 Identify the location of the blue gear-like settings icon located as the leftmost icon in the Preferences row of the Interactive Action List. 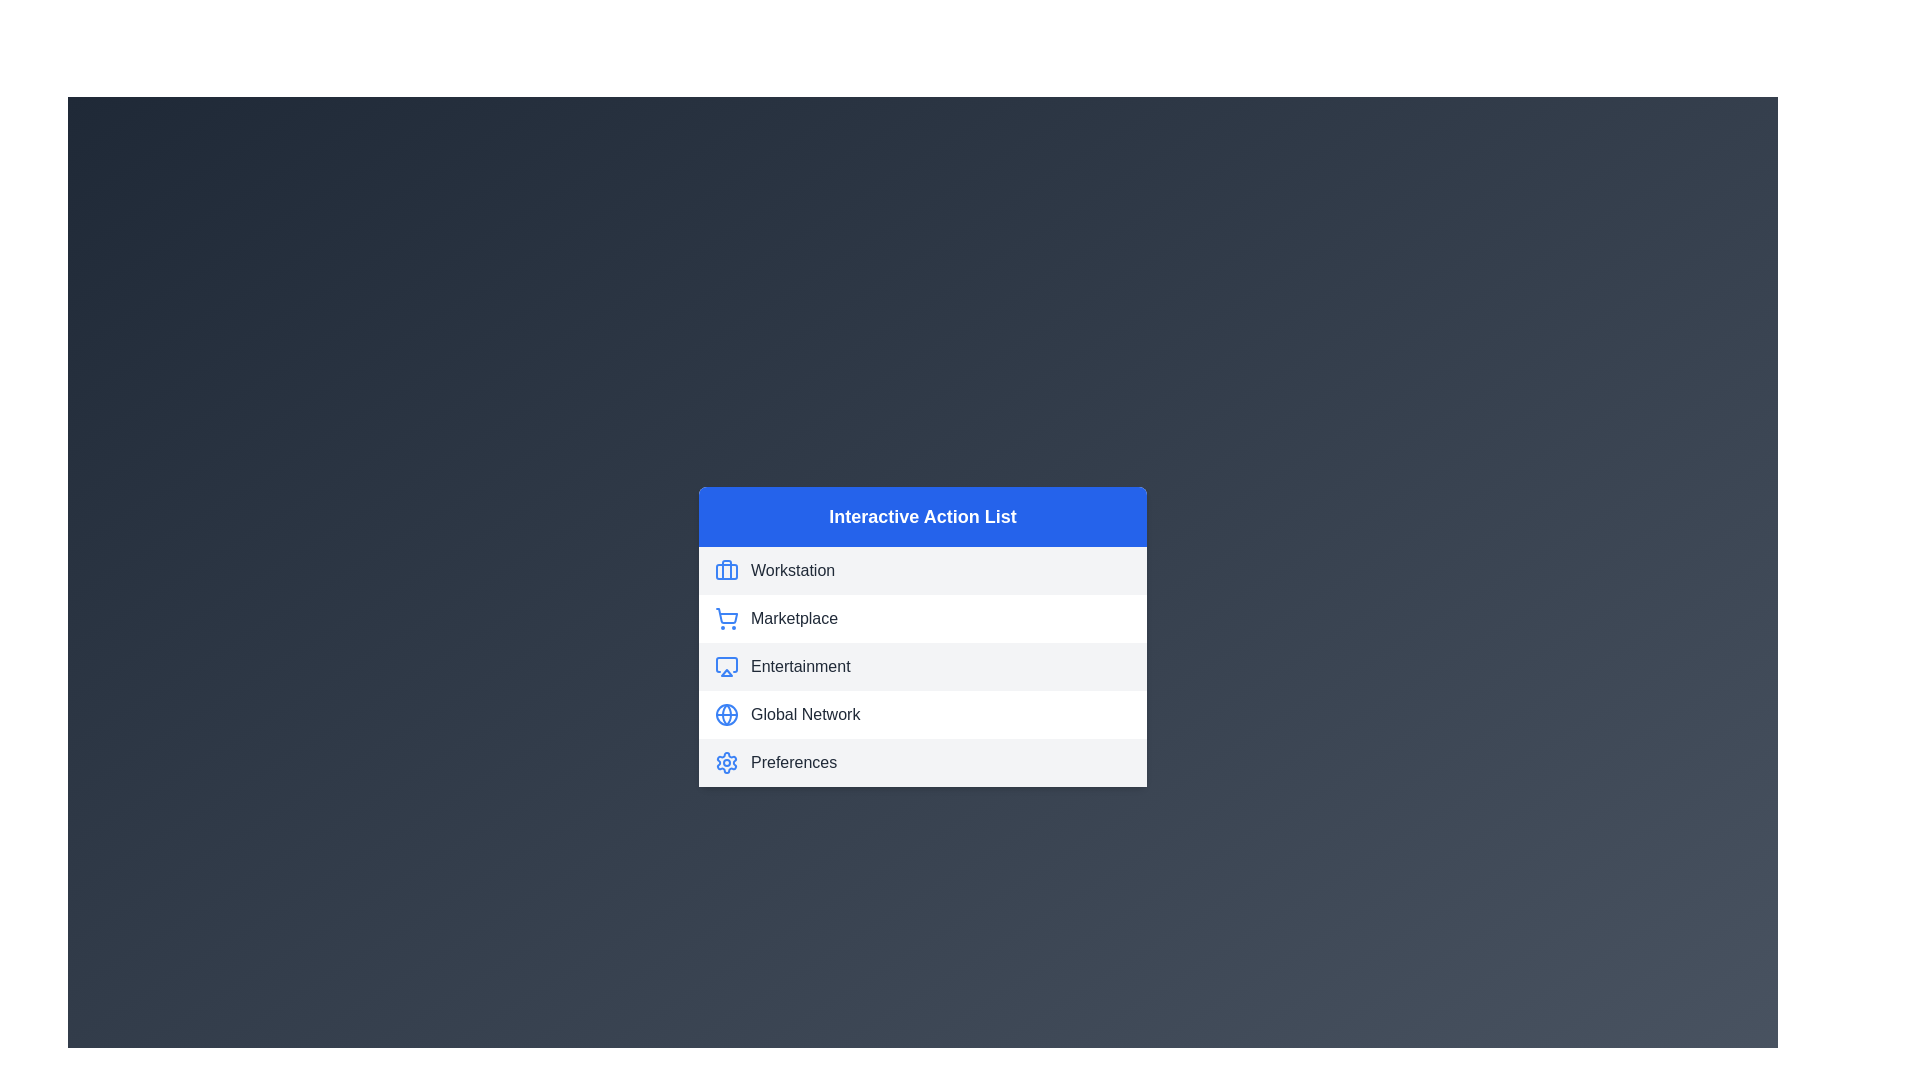
(725, 763).